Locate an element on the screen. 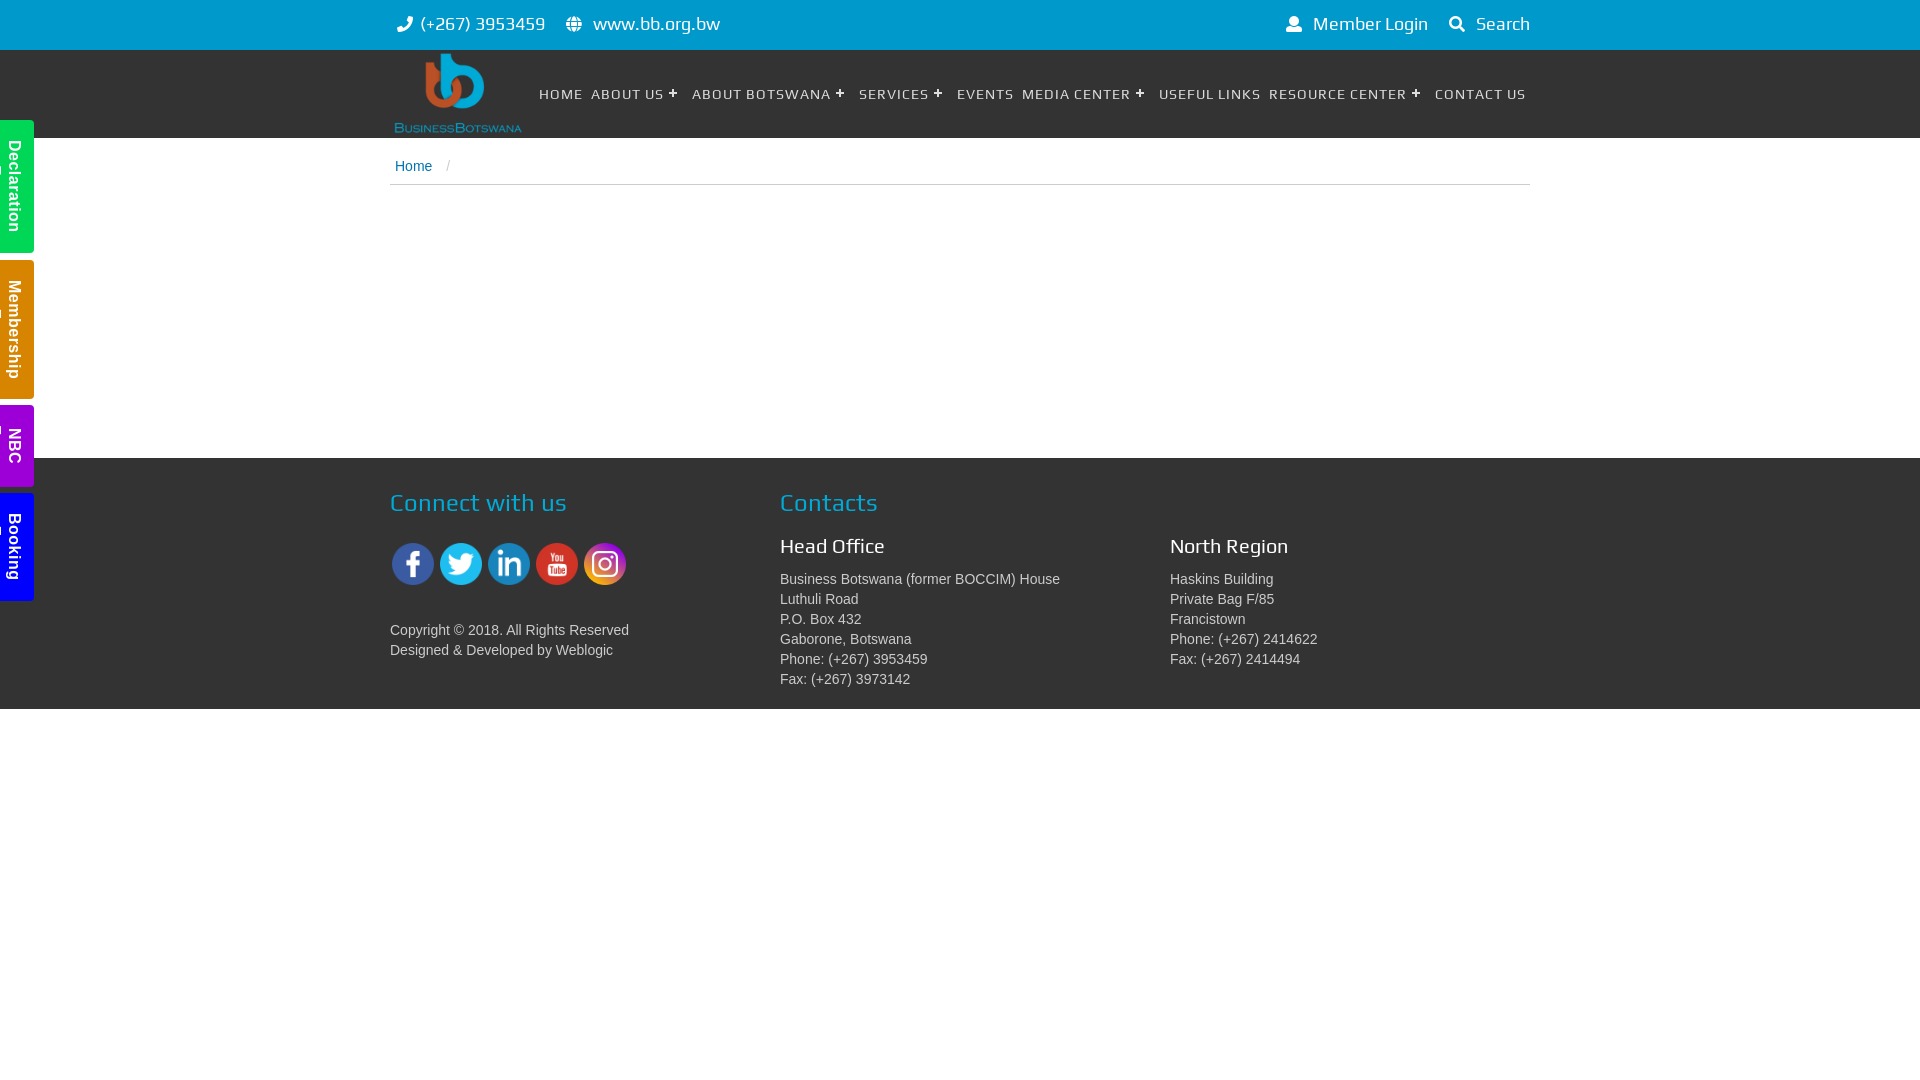 The height and width of the screenshot is (1080, 1920). 'SERVICES' is located at coordinates (902, 93).